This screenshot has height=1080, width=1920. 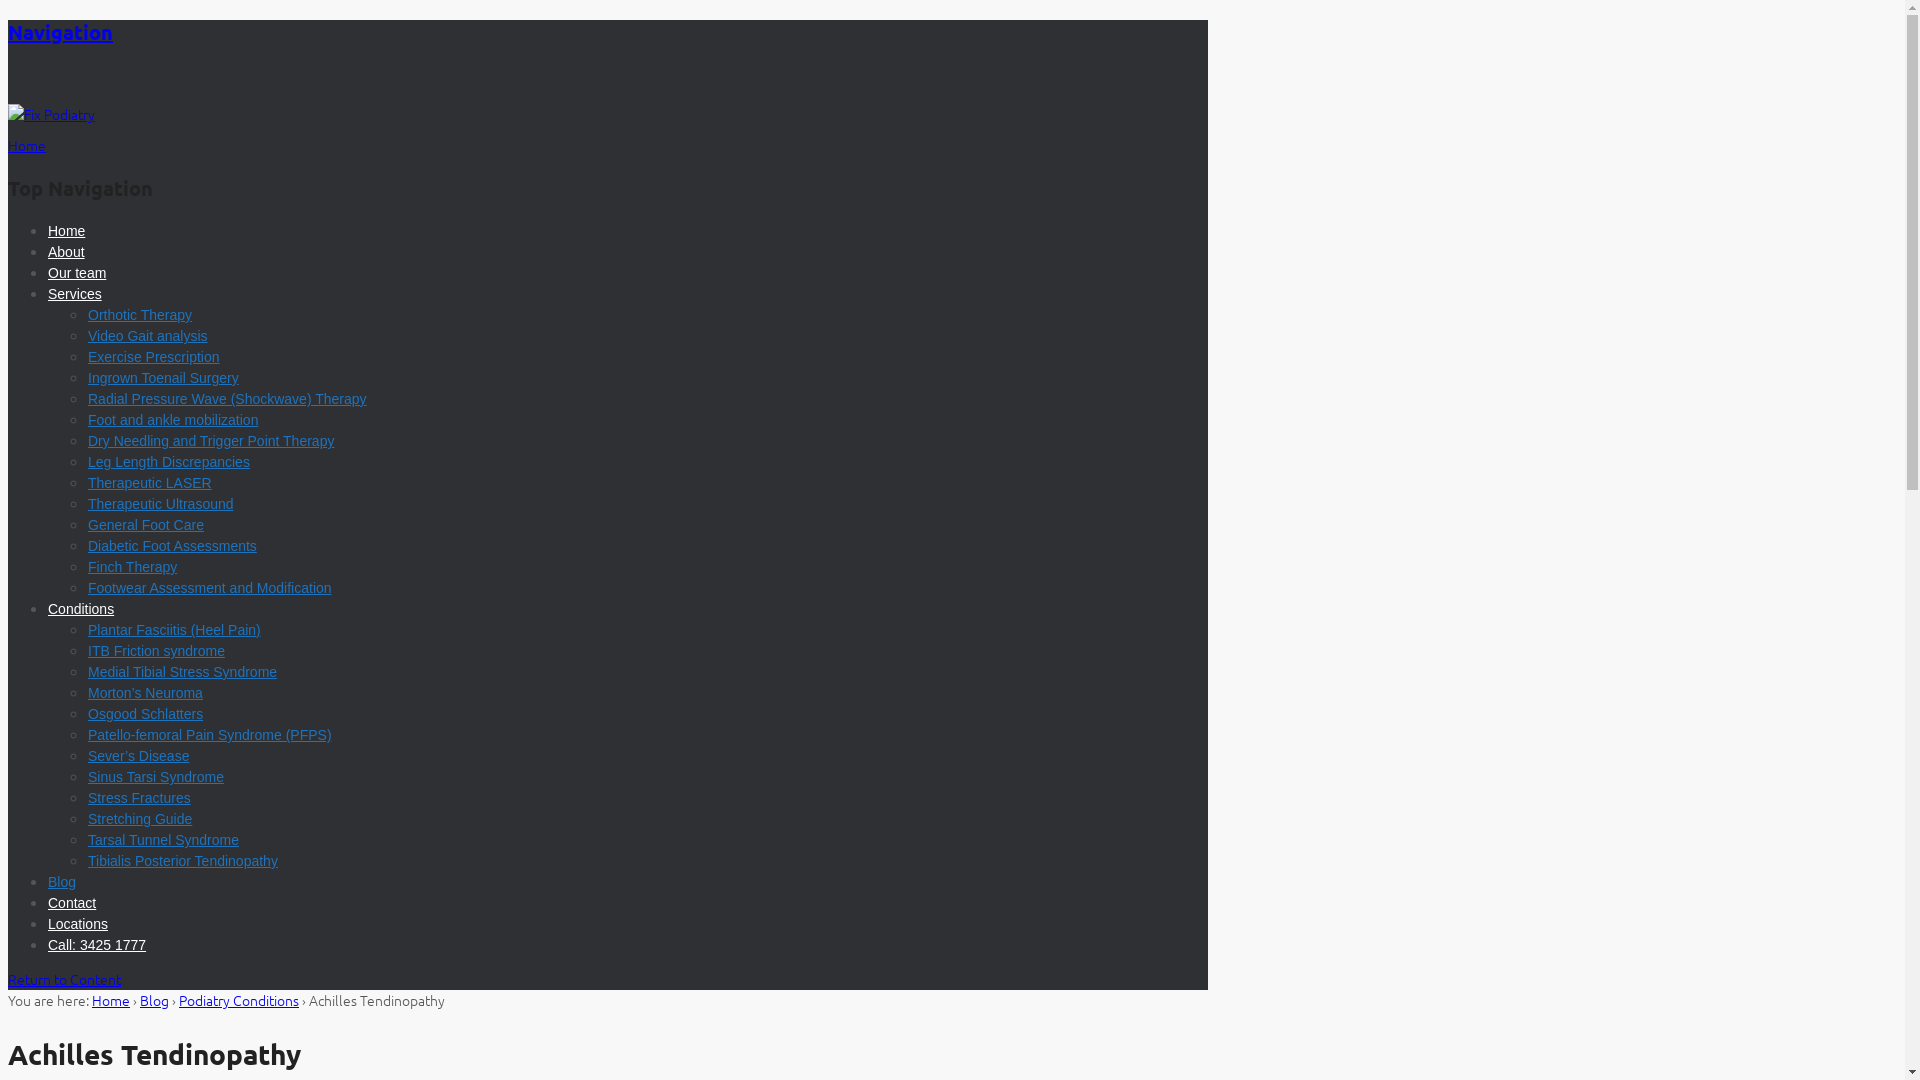 What do you see at coordinates (152, 356) in the screenshot?
I see `'Exercise Prescription'` at bounding box center [152, 356].